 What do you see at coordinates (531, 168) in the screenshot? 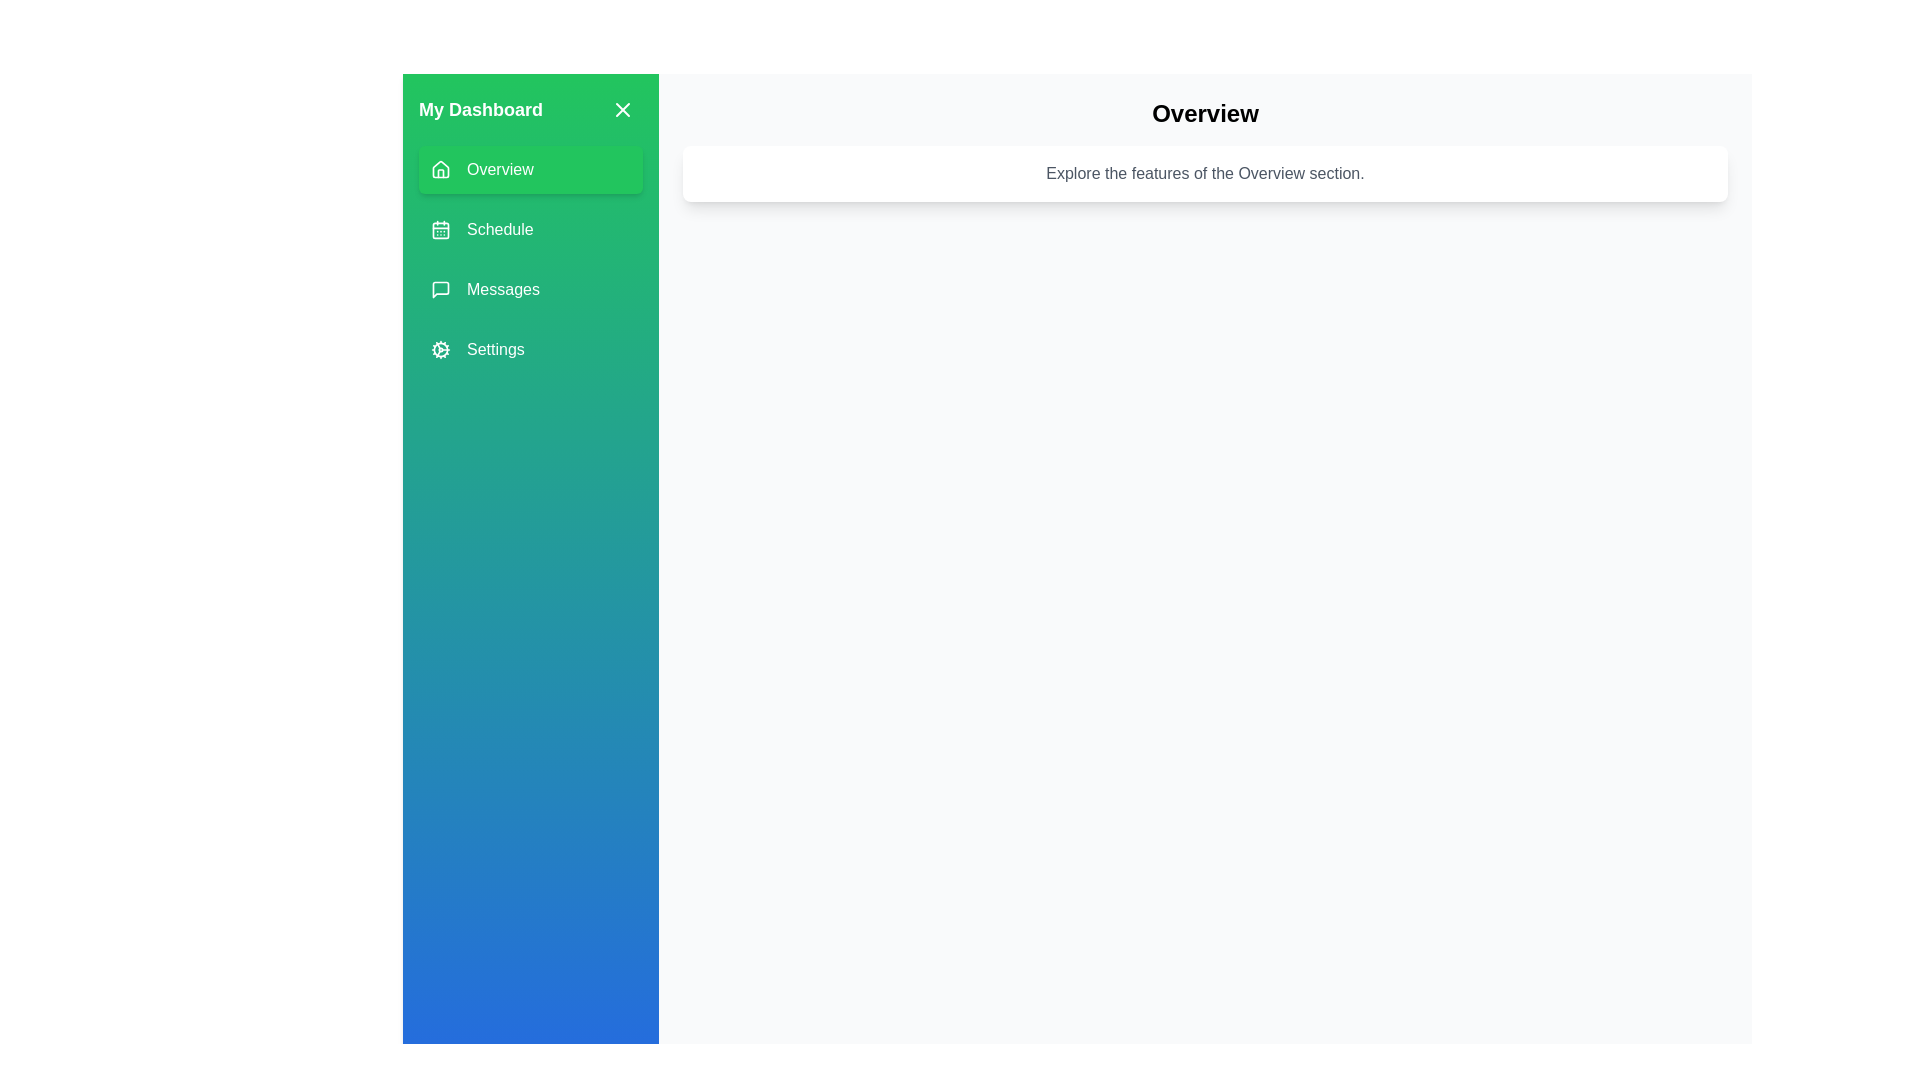
I see `the menu item labeled Overview to change the active section` at bounding box center [531, 168].